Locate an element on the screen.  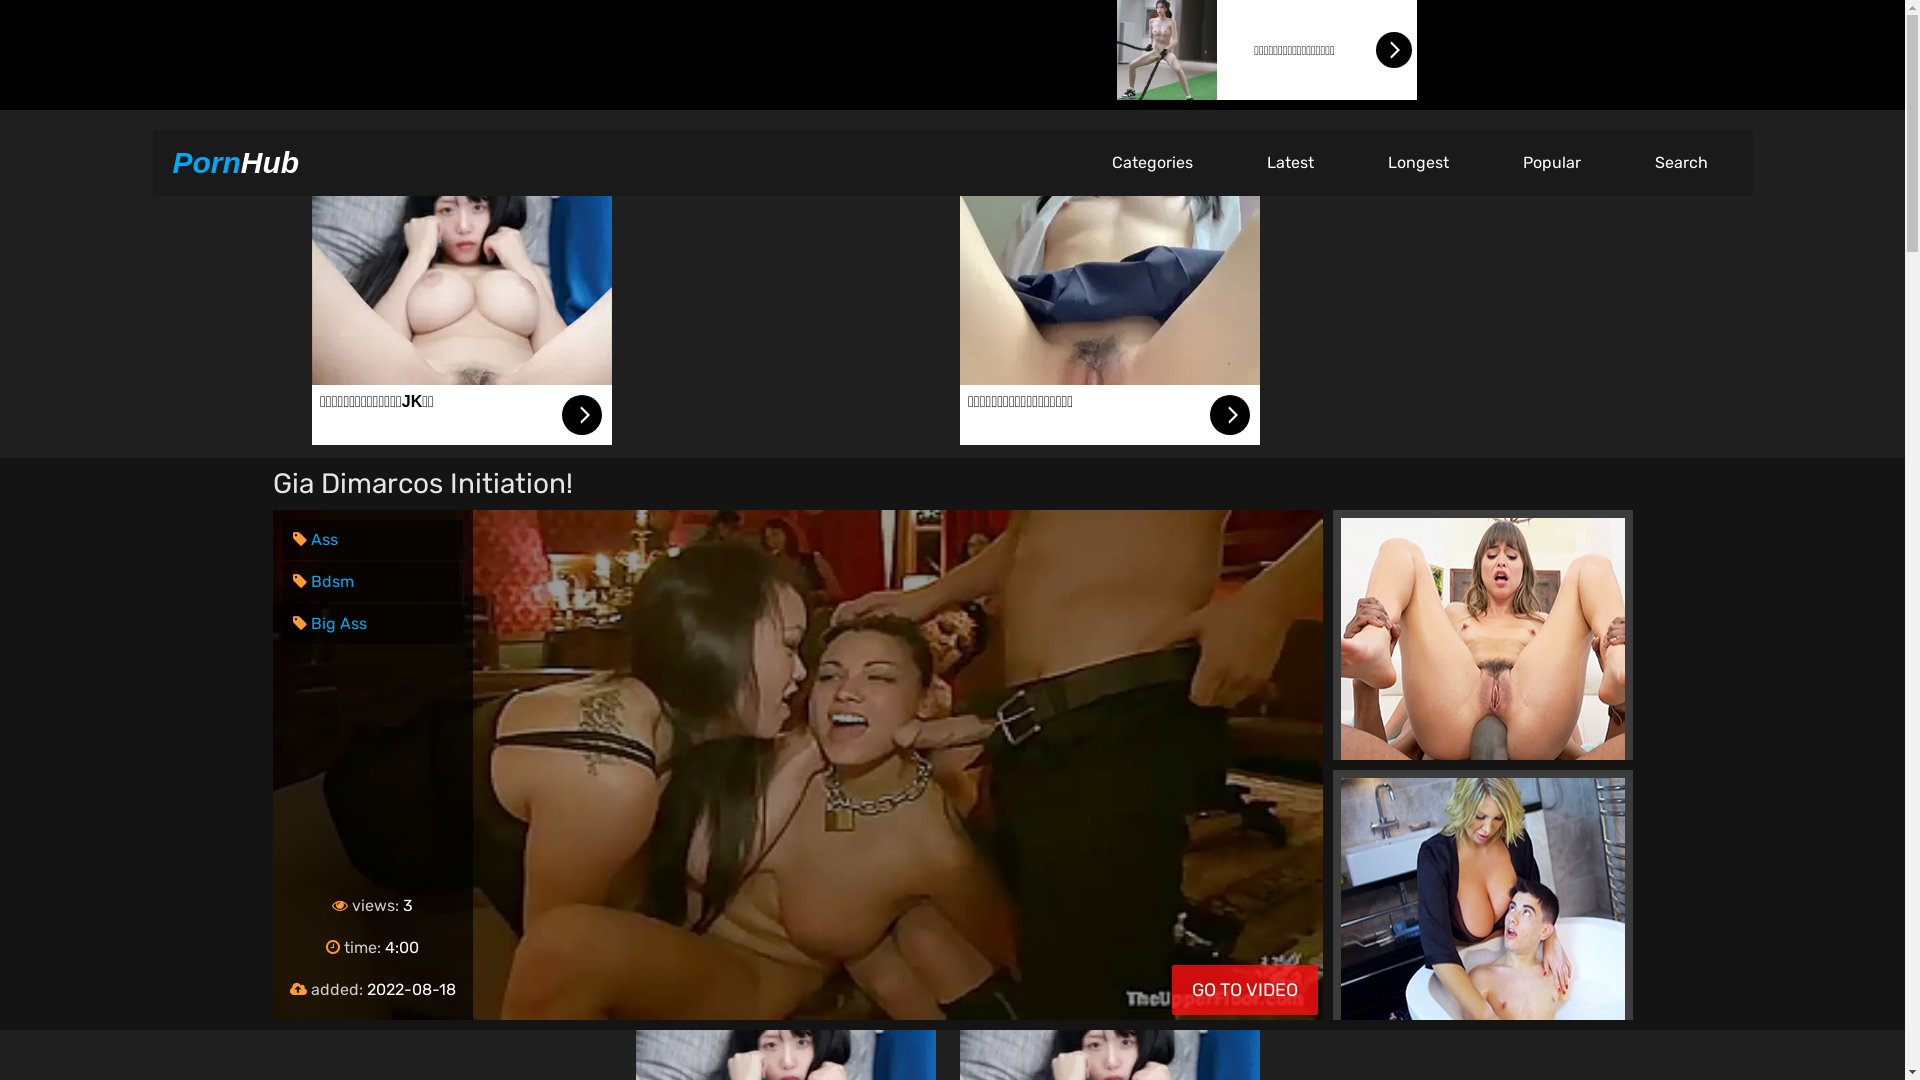
'Popular' is located at coordinates (1550, 161).